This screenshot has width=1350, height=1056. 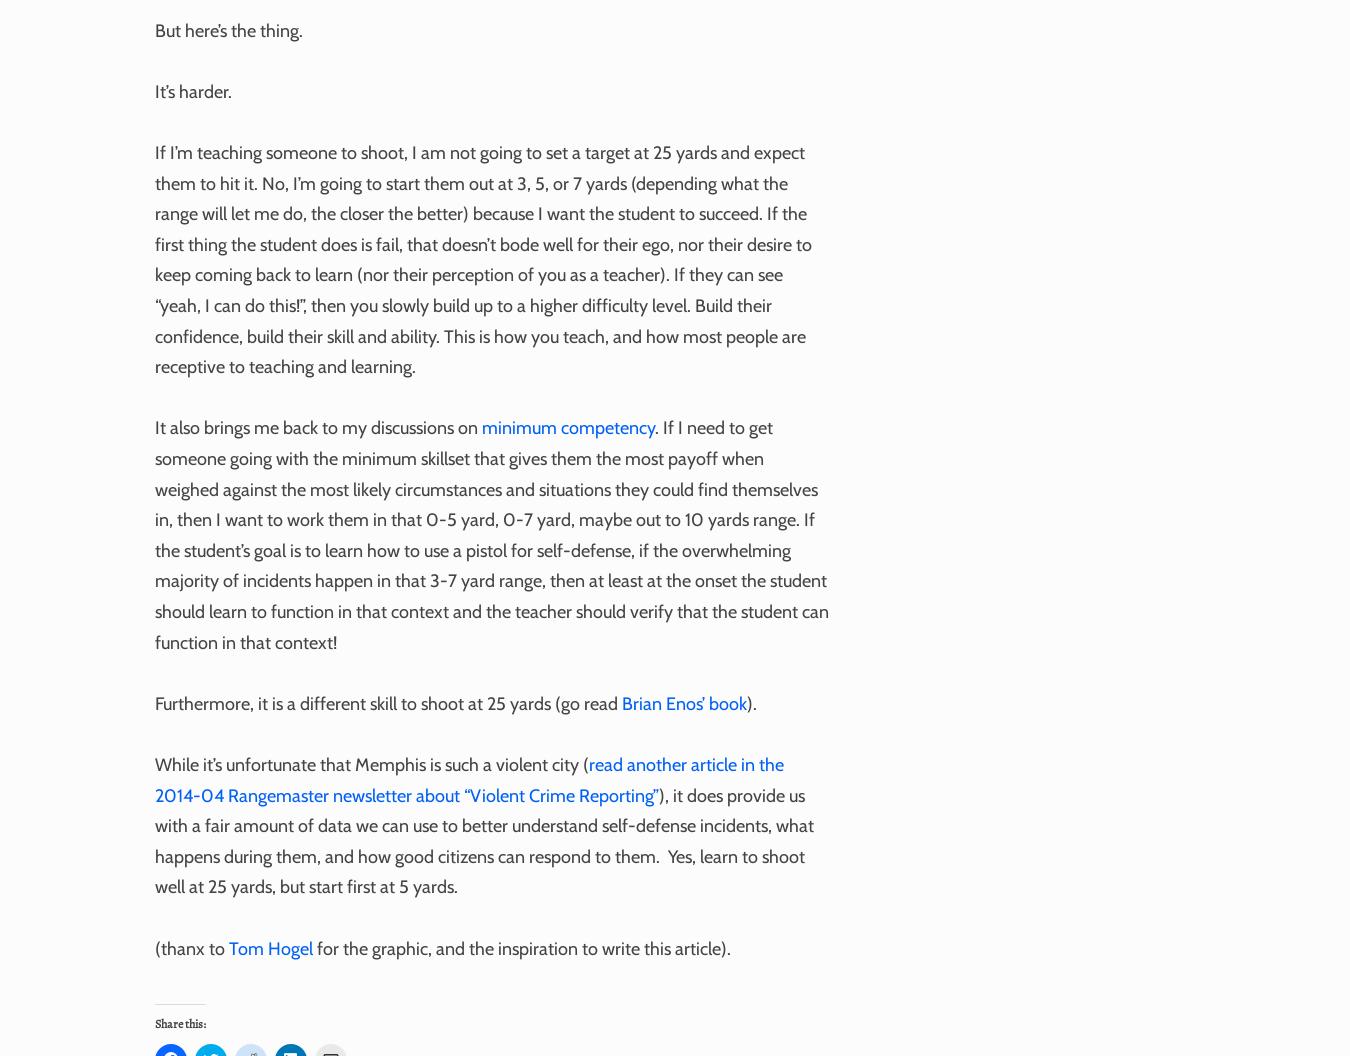 What do you see at coordinates (490, 534) in the screenshot?
I see `'. If I need to get someone going with the minimum skillset that gives them the most payoff when weighed against the most likely circumstances and situations they could find themselves in, then I want to work them in that 0-5 yard, 0-7 yard, maybe out to 10 yards range. If the student’s goal is to learn how to use a pistol for self-defense, if the overwhelming majority of incidents happen in that 3-7 yard range, then at least at the onset the student should learn to function in that context and the teacher should verify that the student can function in that context!'` at bounding box center [490, 534].